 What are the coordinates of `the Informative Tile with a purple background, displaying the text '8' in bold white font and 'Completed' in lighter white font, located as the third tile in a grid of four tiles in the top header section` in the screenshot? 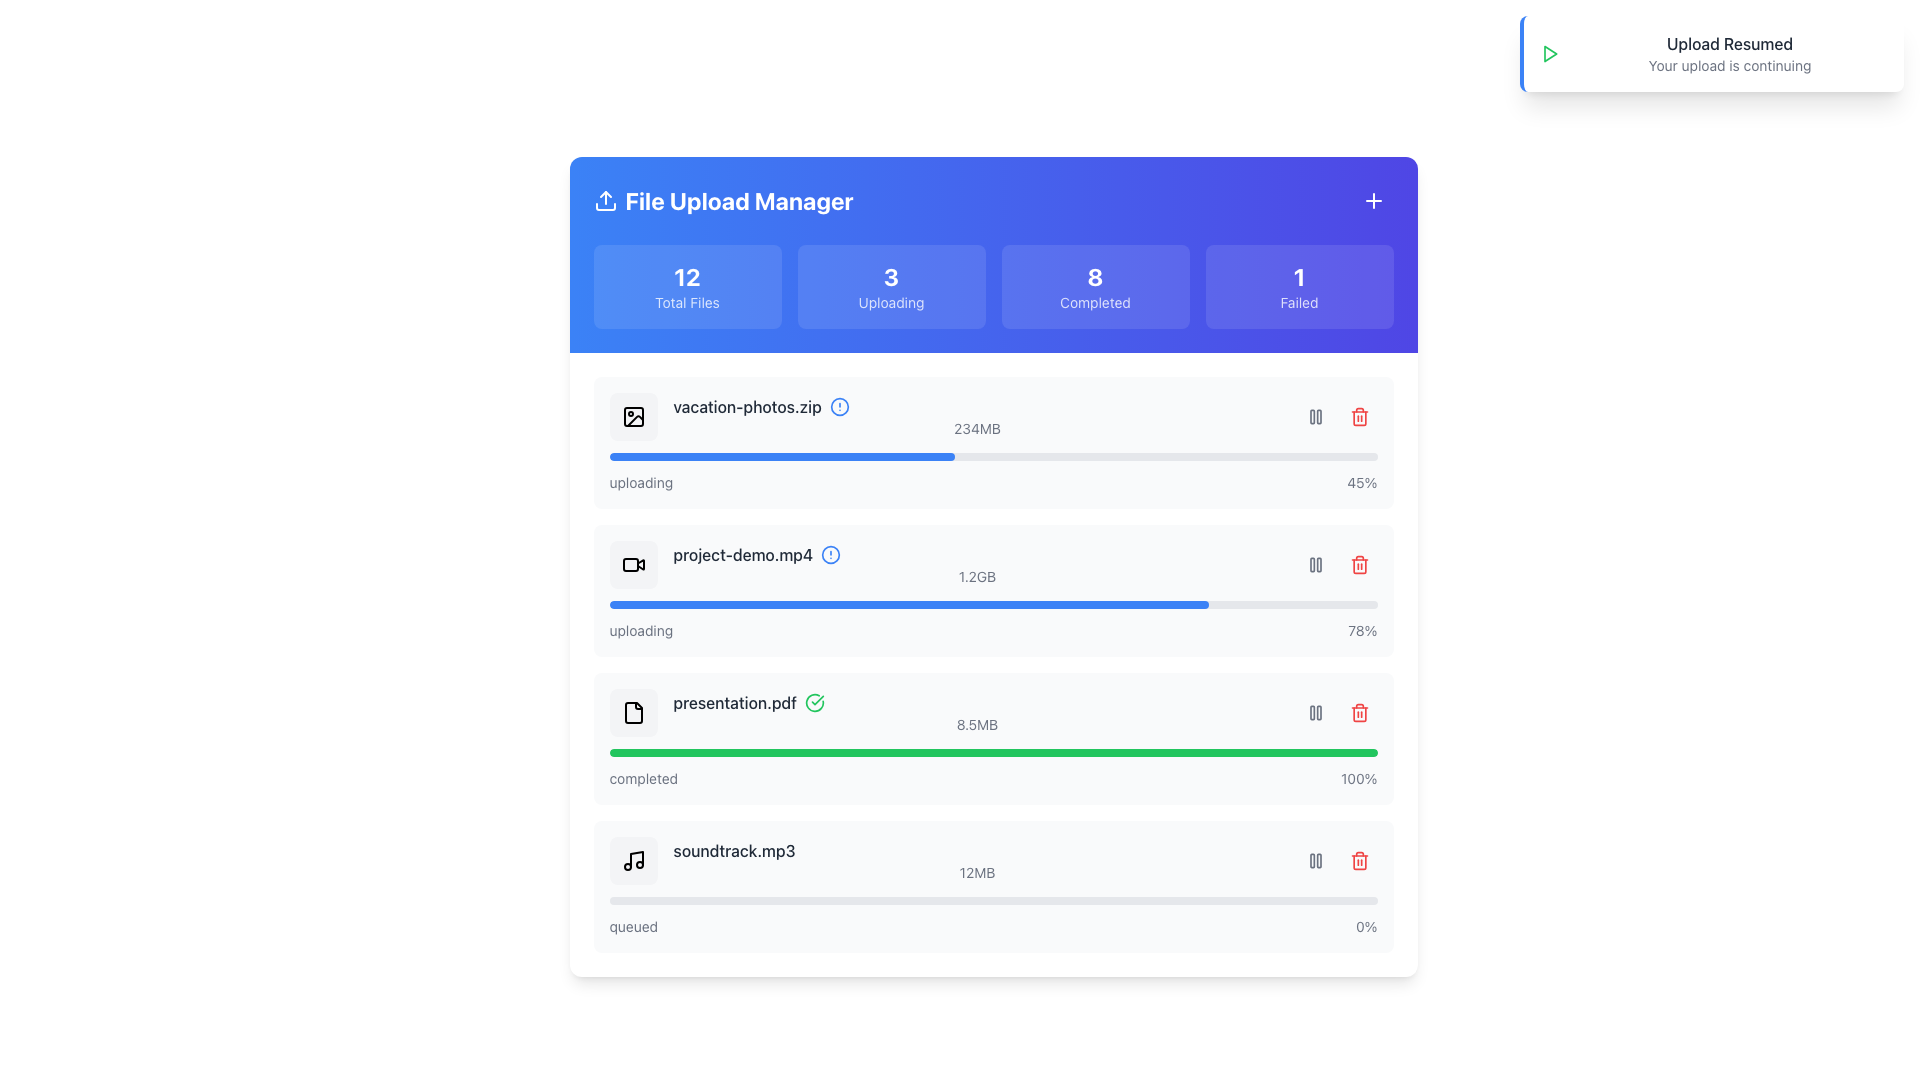 It's located at (1094, 286).